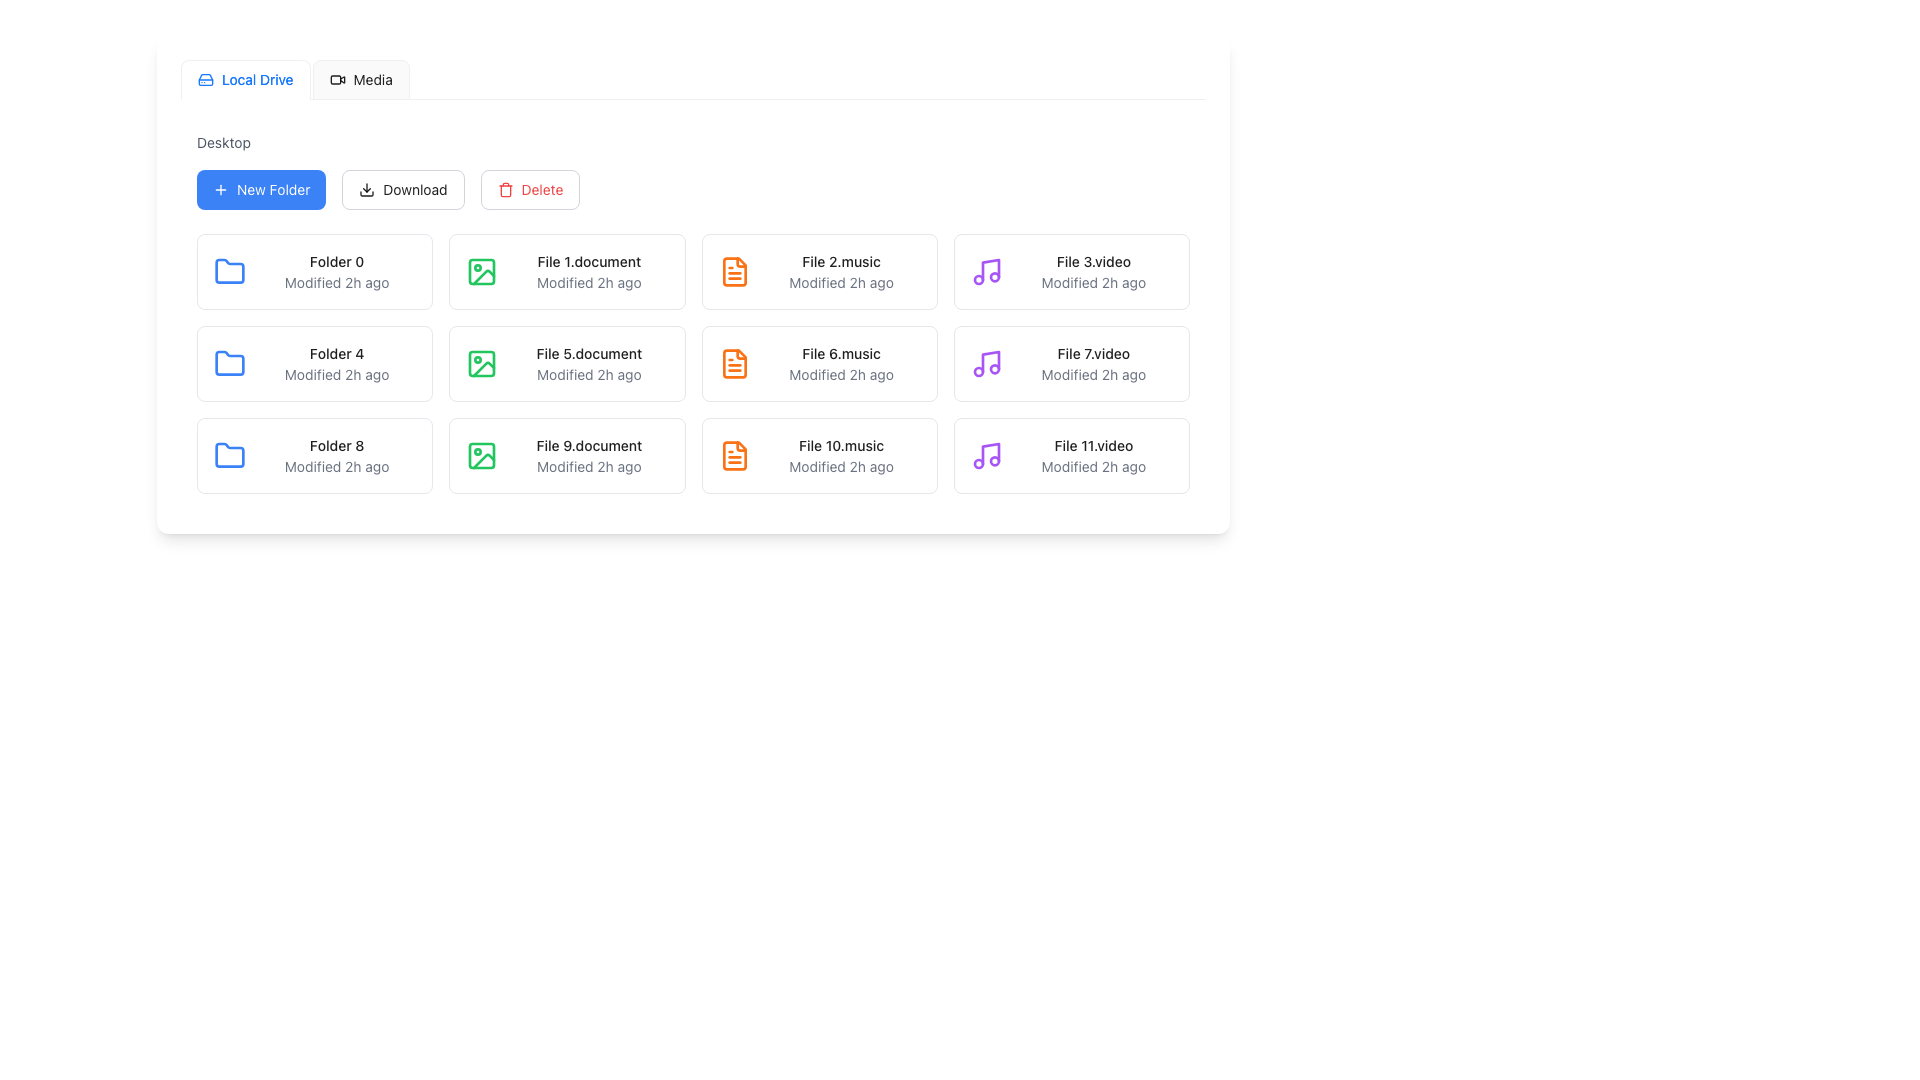  Describe the element at coordinates (819, 272) in the screenshot. I see `the button labeled 'File 2.music'` at that location.